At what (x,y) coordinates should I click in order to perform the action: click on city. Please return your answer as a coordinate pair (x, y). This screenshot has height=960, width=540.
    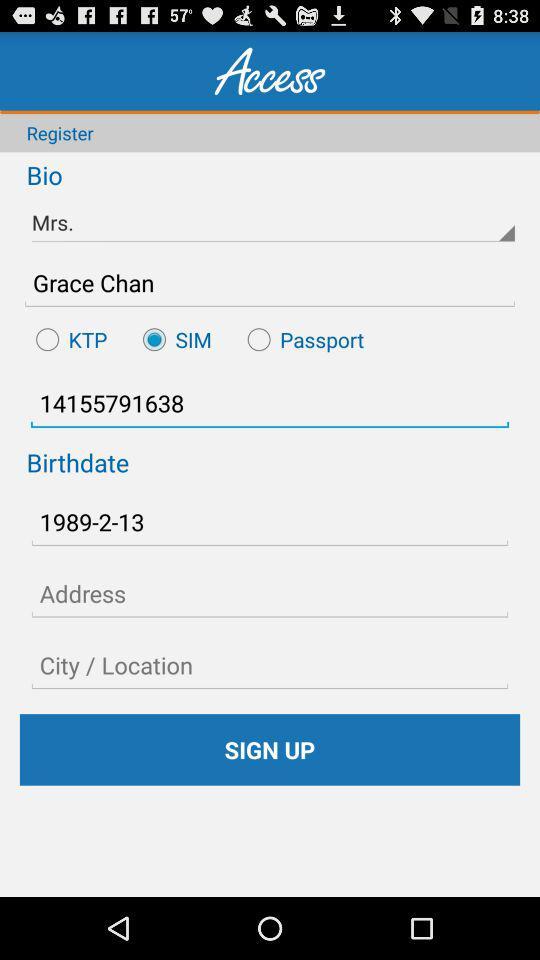
    Looking at the image, I should click on (270, 665).